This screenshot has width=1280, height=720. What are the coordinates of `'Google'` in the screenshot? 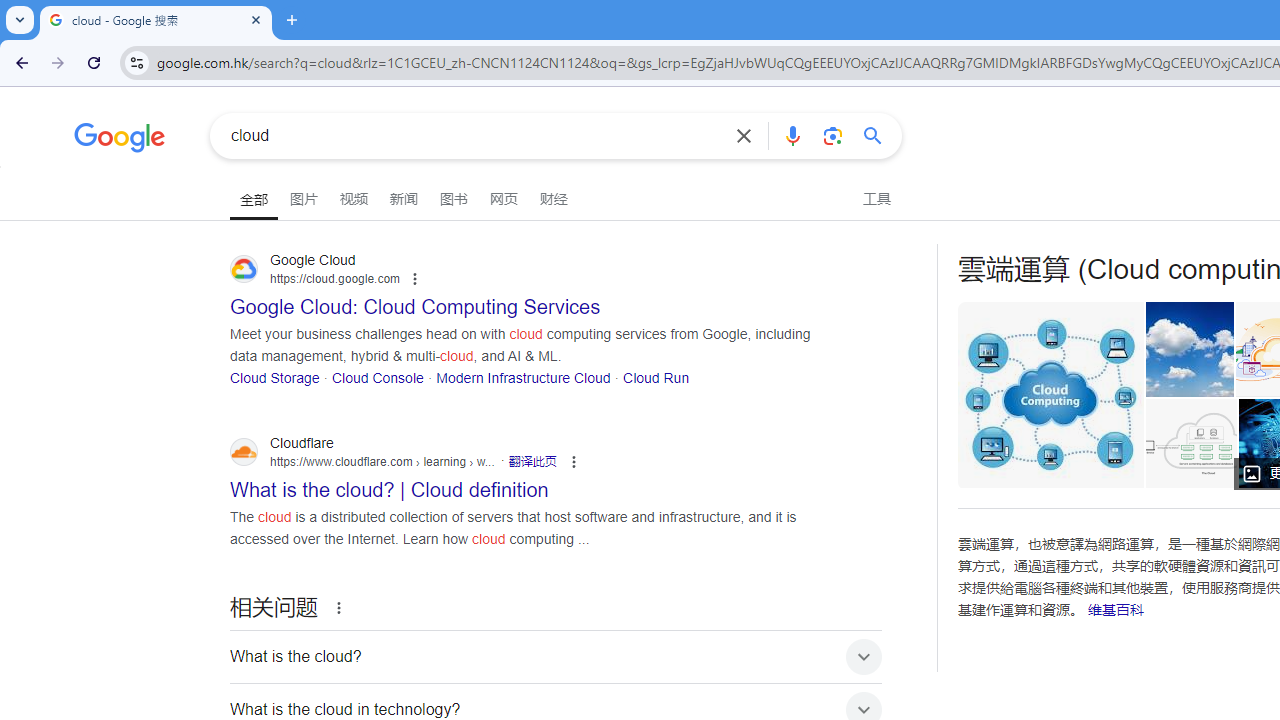 It's located at (119, 138).